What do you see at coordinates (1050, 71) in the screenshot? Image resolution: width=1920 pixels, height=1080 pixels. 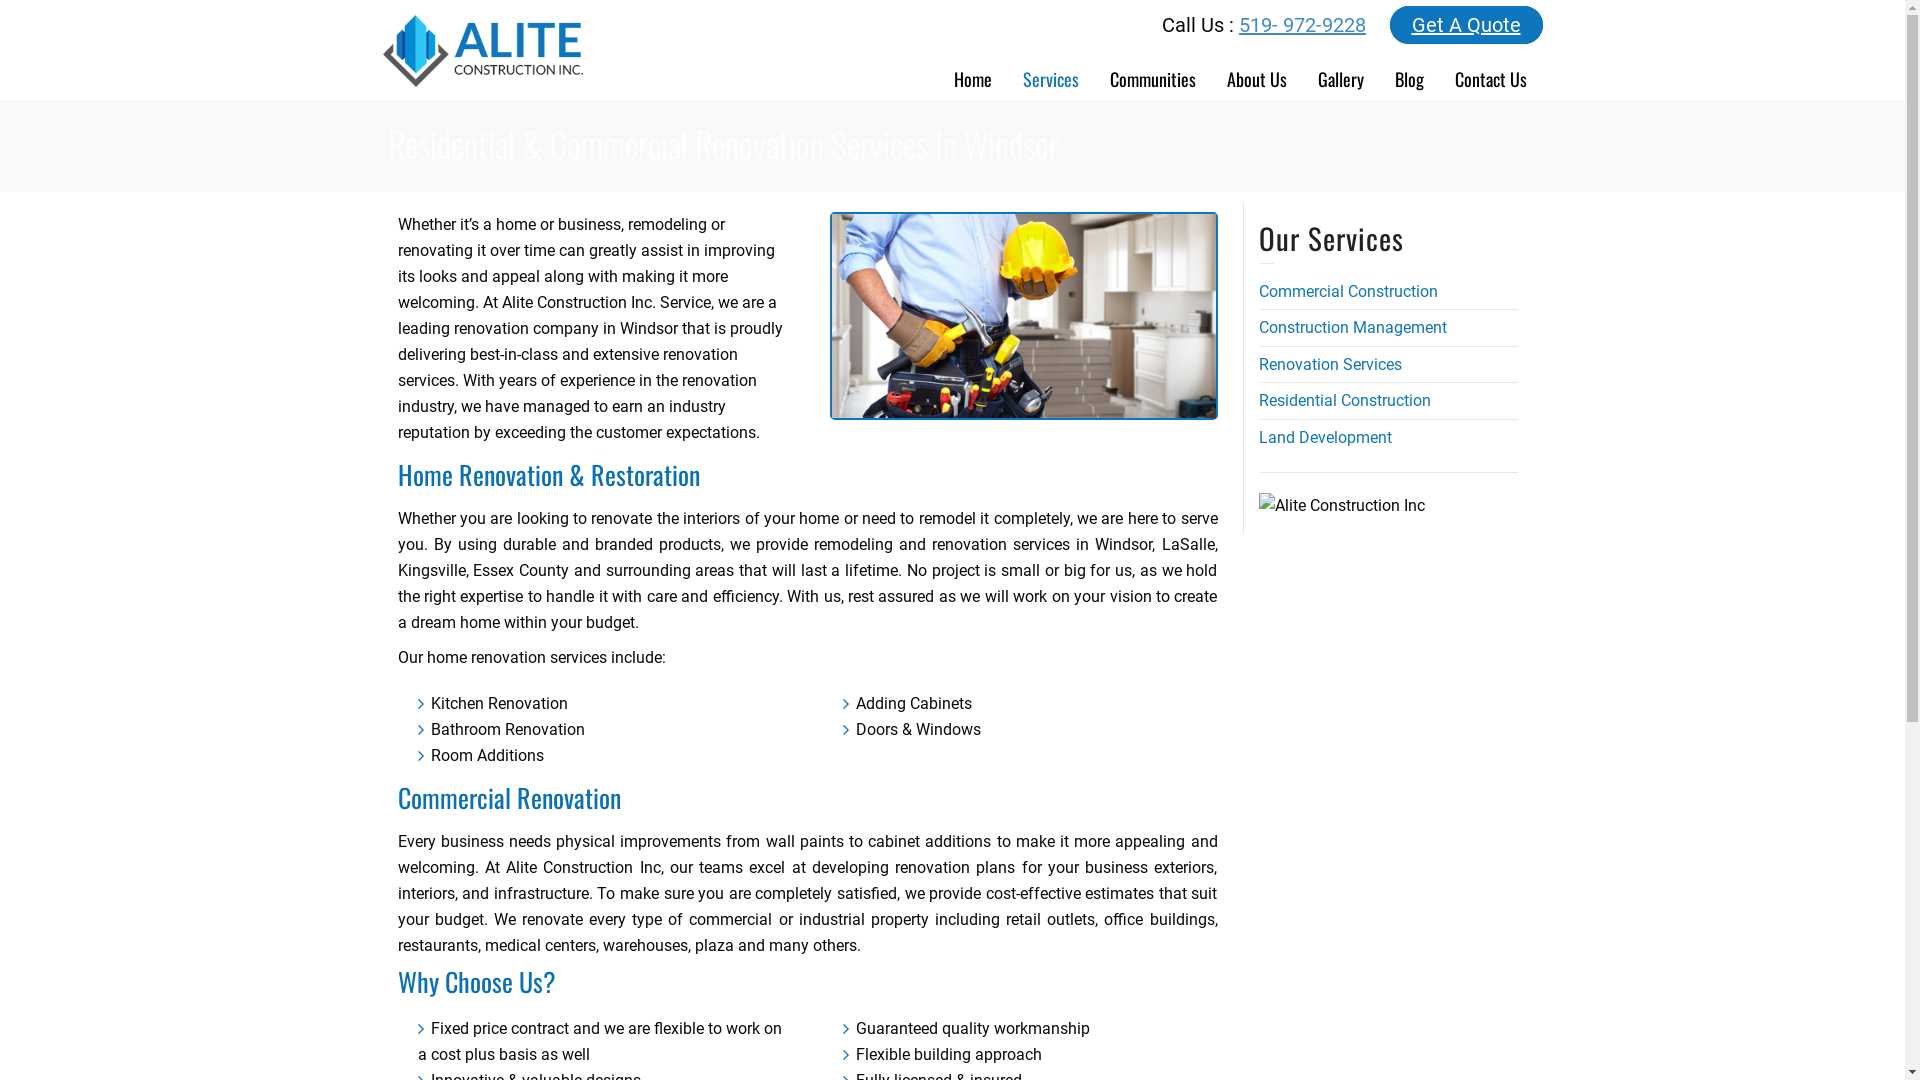 I see `'Services'` at bounding box center [1050, 71].